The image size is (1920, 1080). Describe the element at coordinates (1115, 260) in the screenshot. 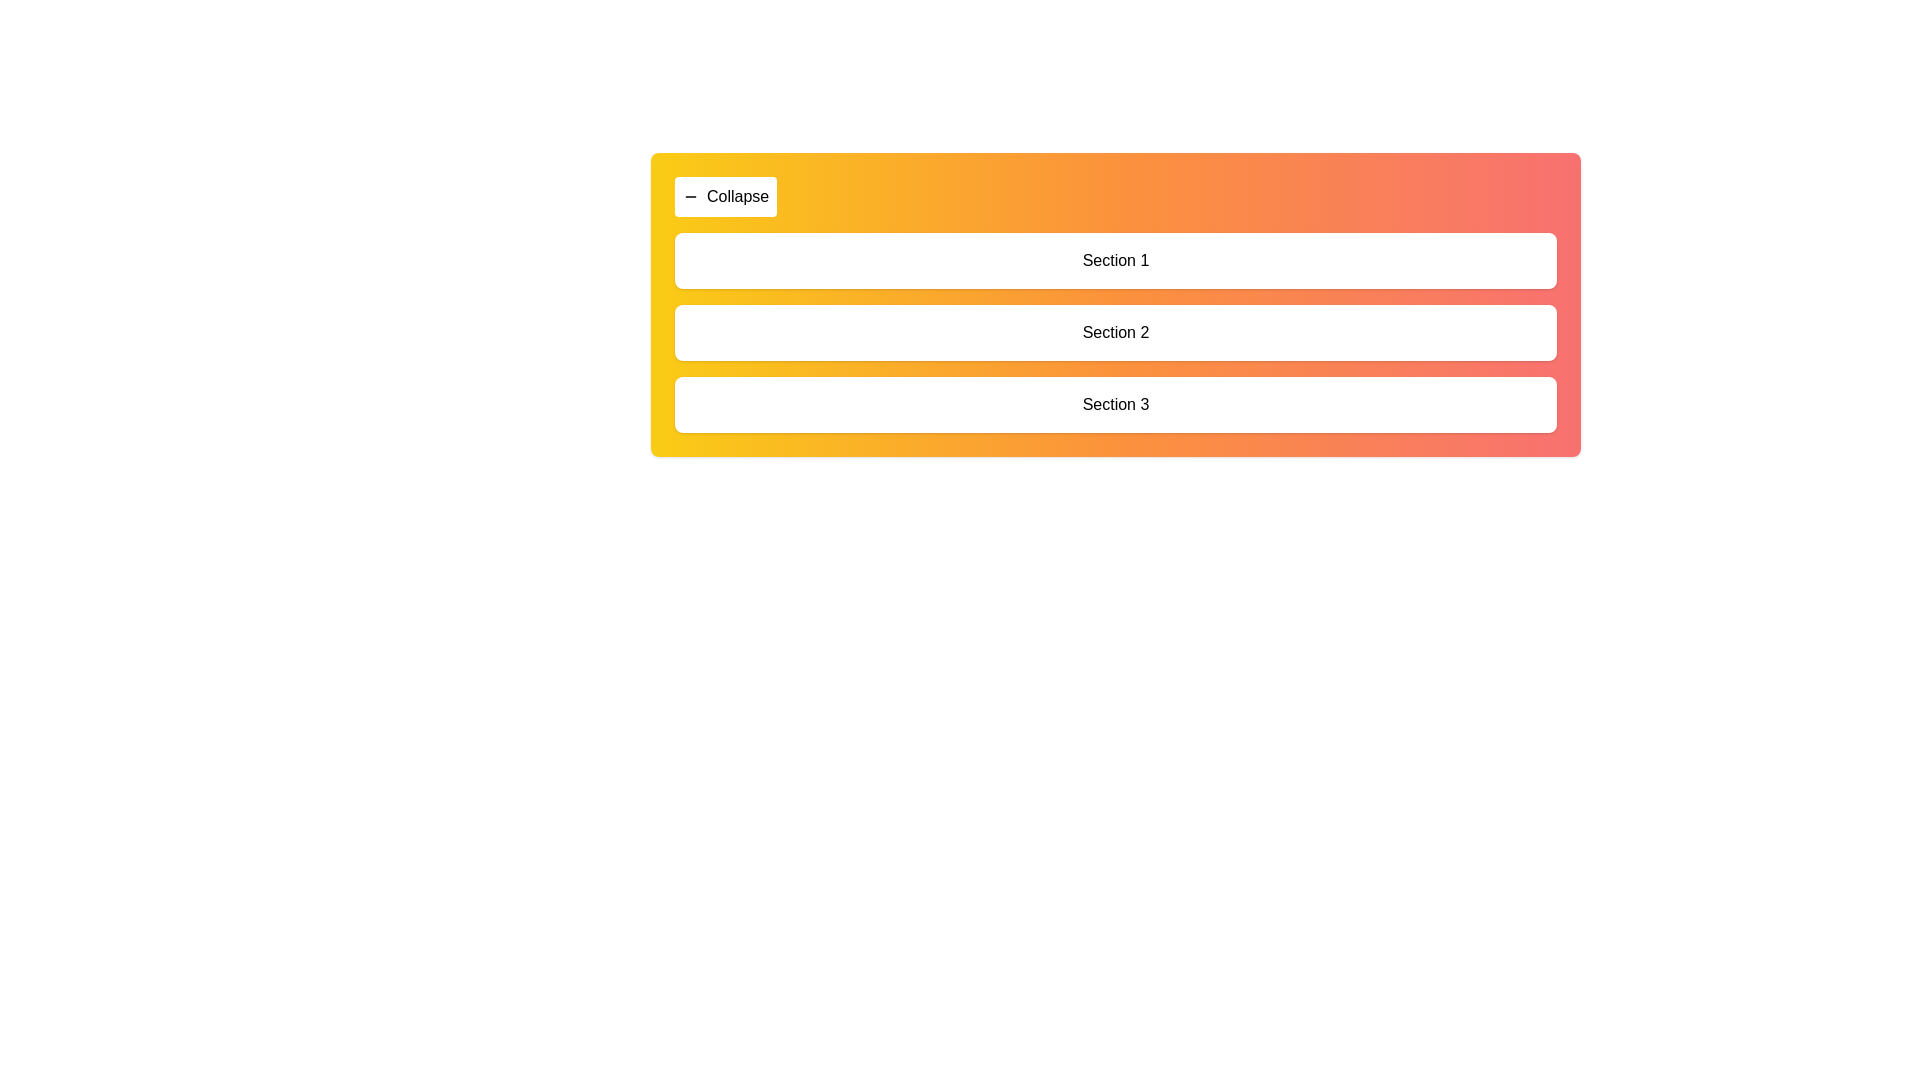

I see `the clickable section header labeled 'Section 1' to trigger a tooltip or highlight effect` at that location.